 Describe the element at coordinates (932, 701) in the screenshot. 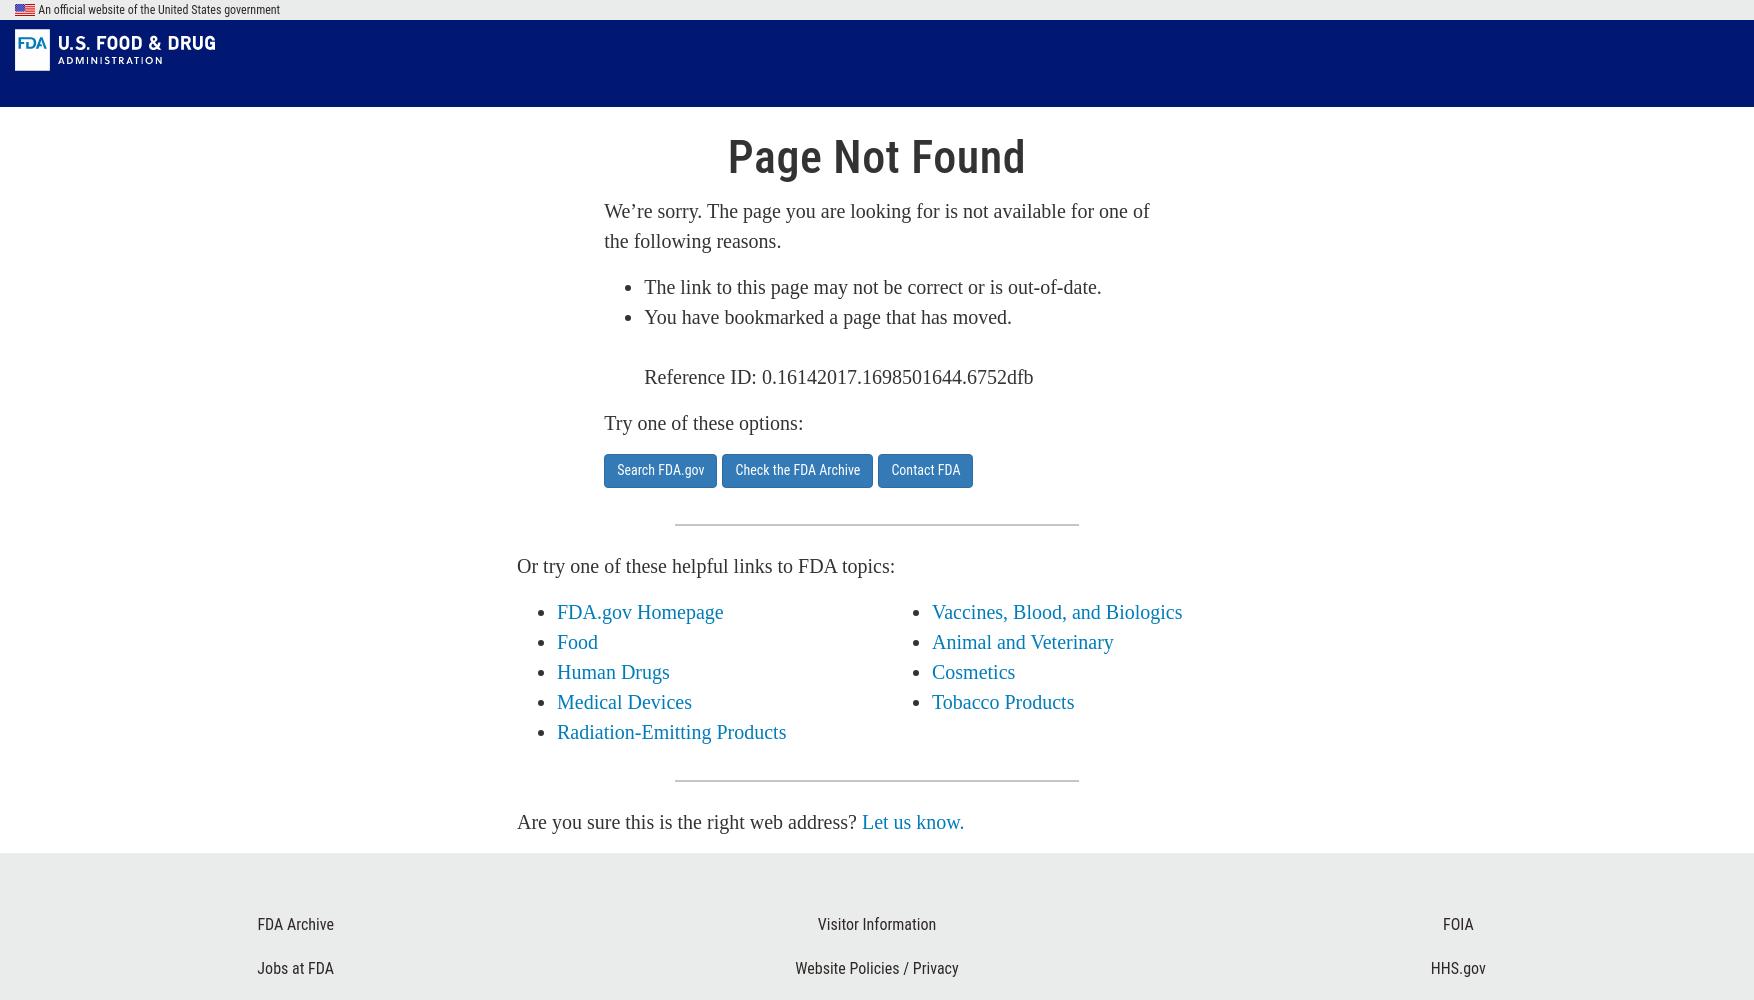

I see `'Tobacco Products'` at that location.